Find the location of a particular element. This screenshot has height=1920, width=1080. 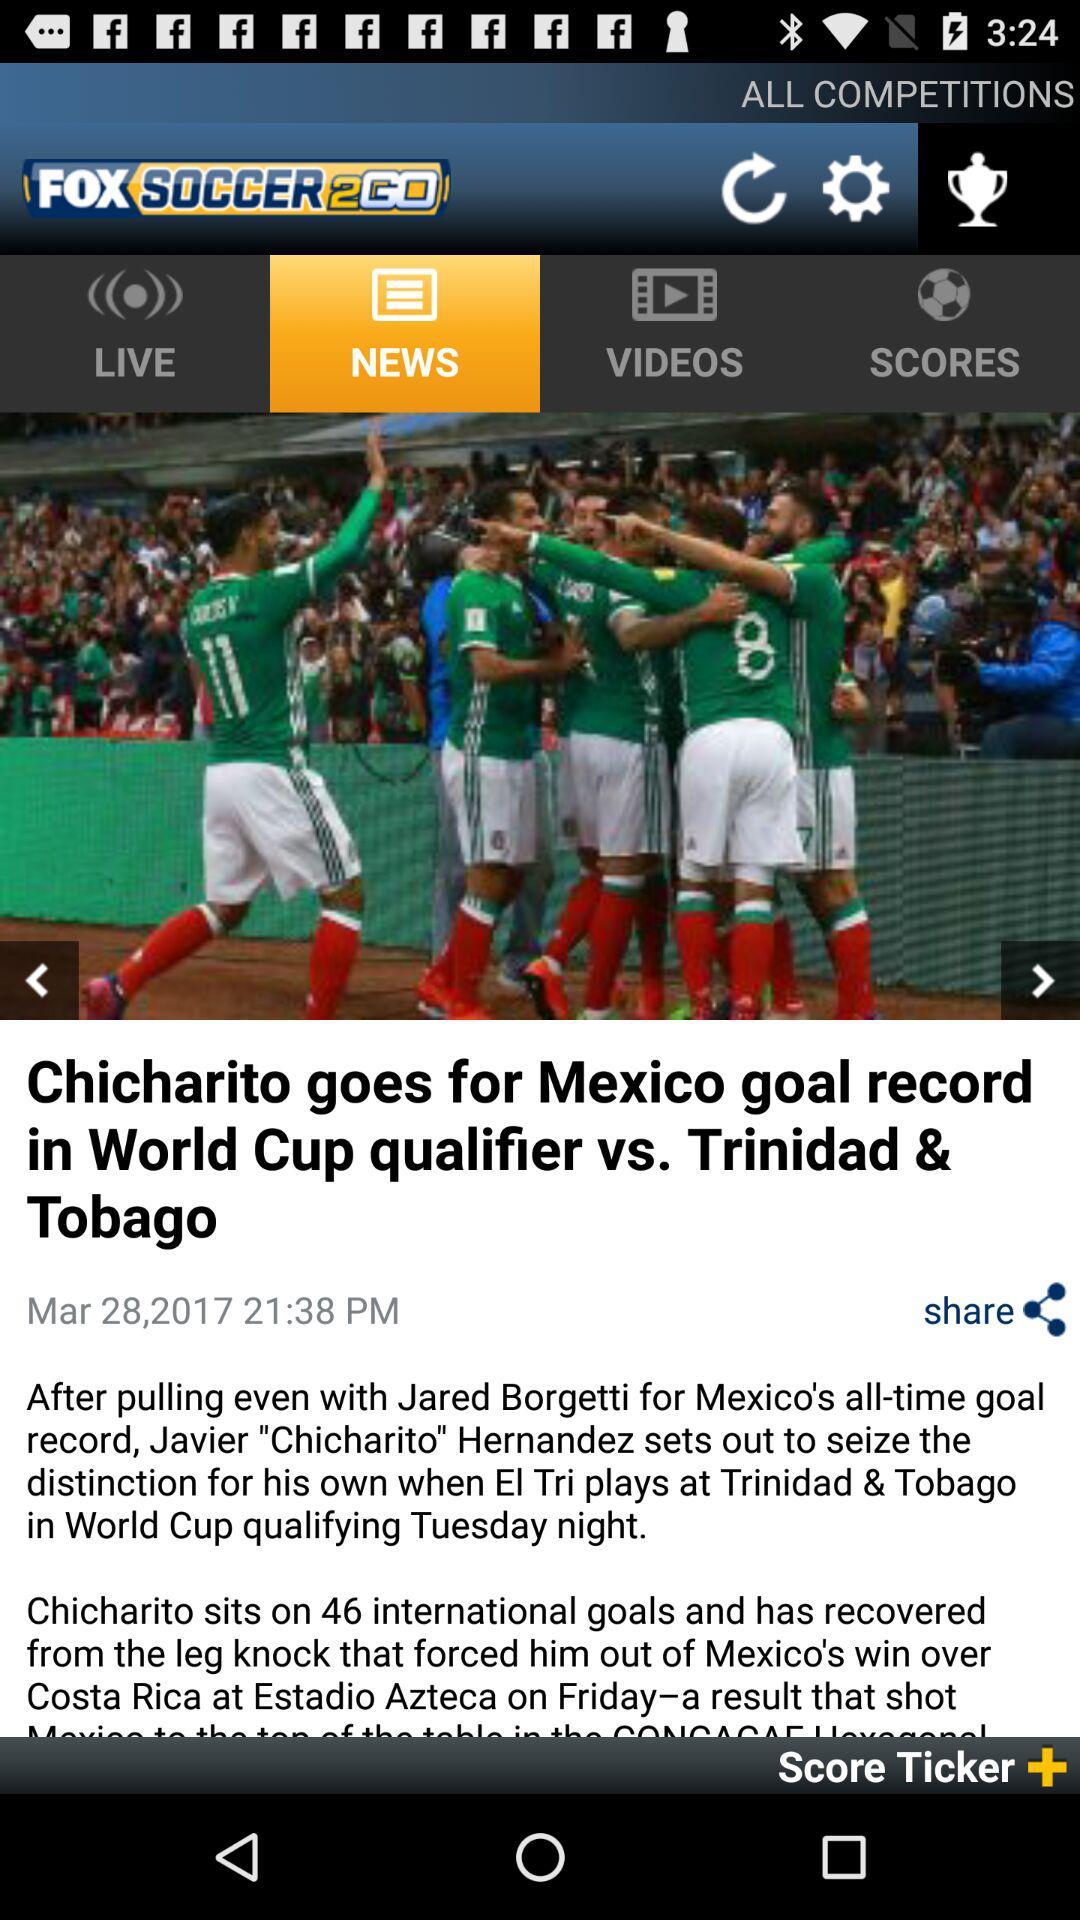

the refresh icon is located at coordinates (755, 202).